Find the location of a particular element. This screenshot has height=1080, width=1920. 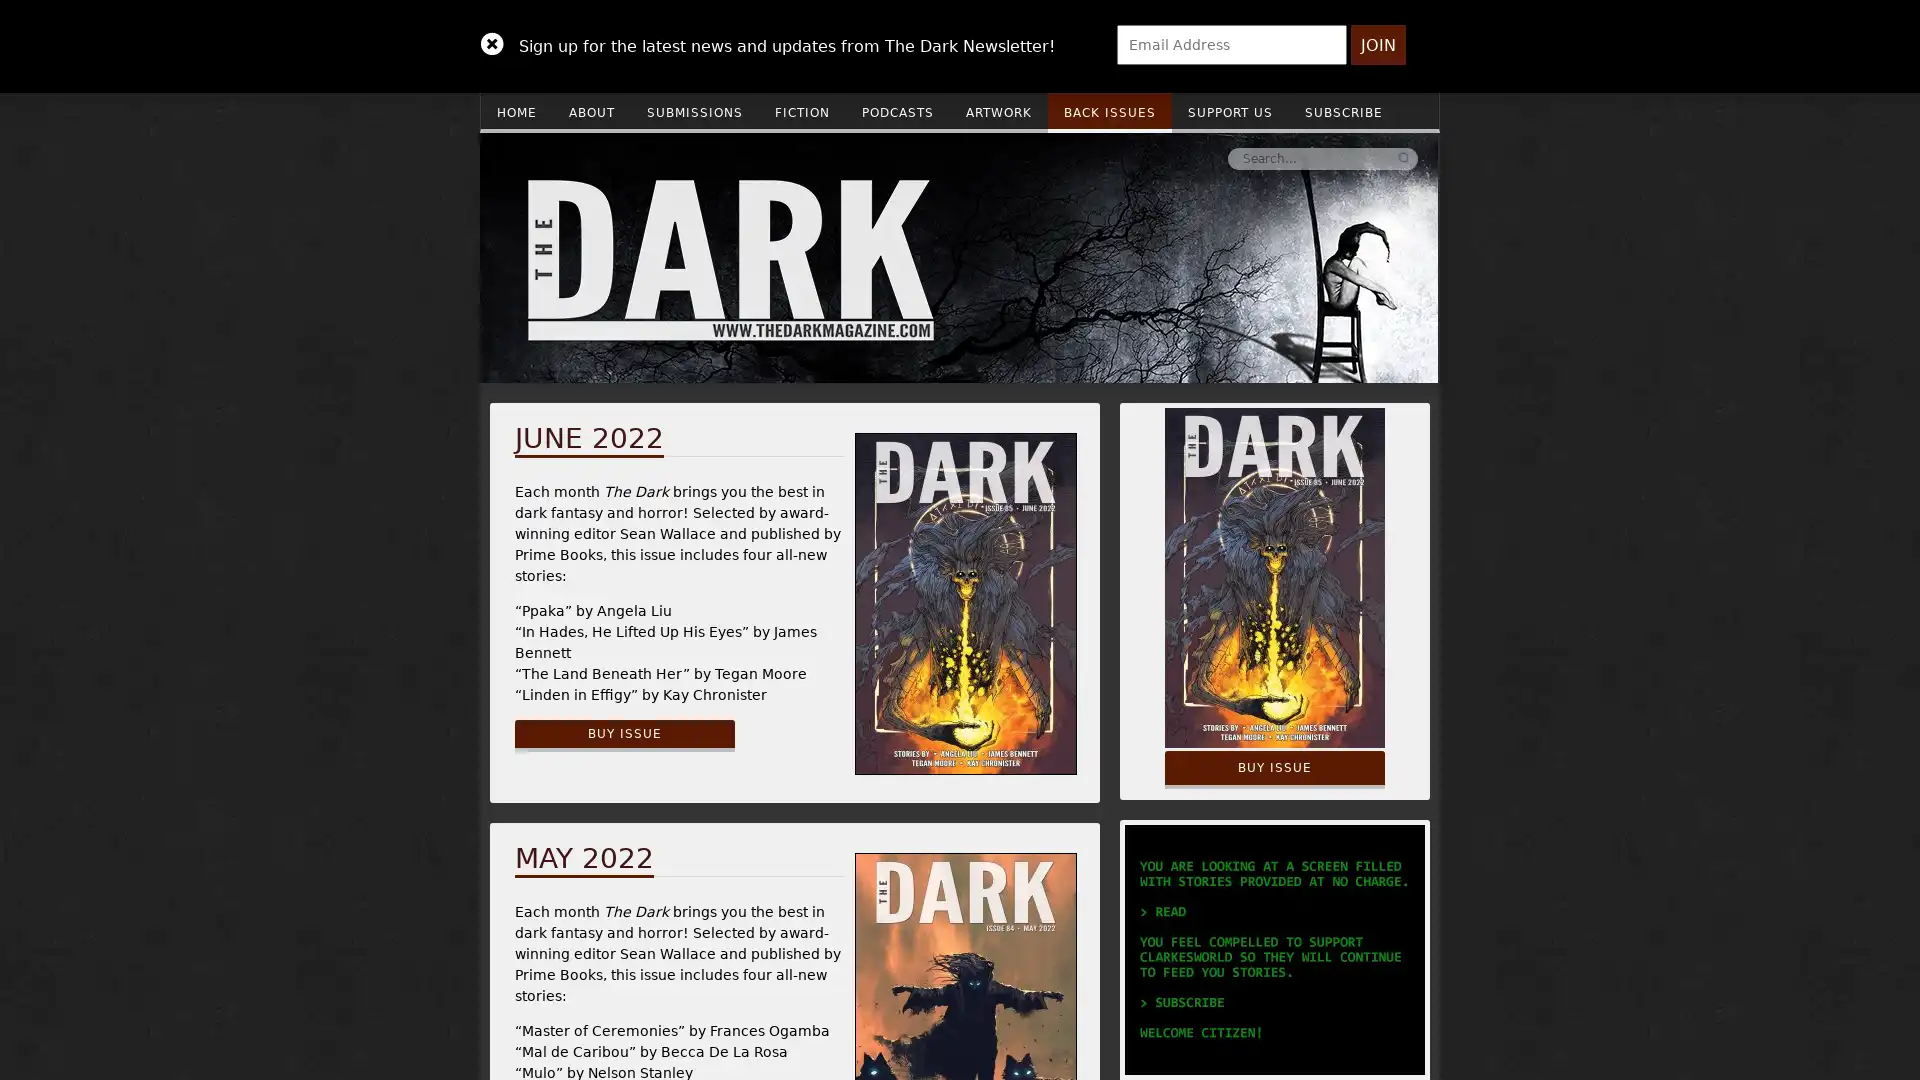

Join is located at coordinates (1377, 45).